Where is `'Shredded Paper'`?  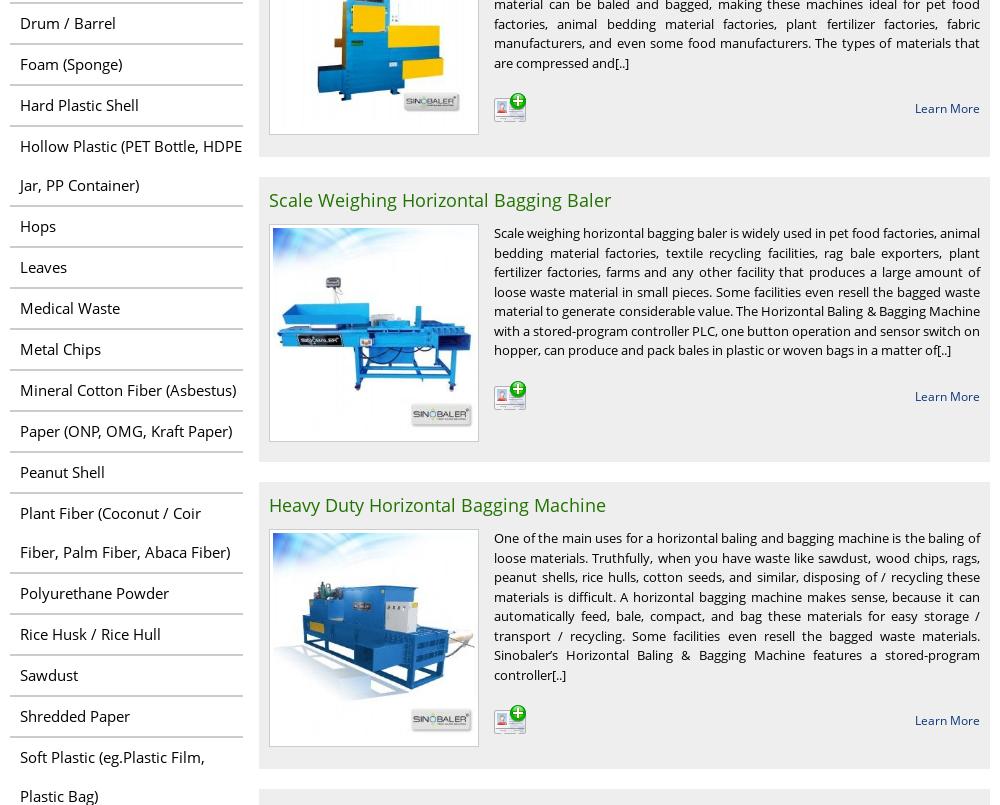 'Shredded Paper' is located at coordinates (74, 715).